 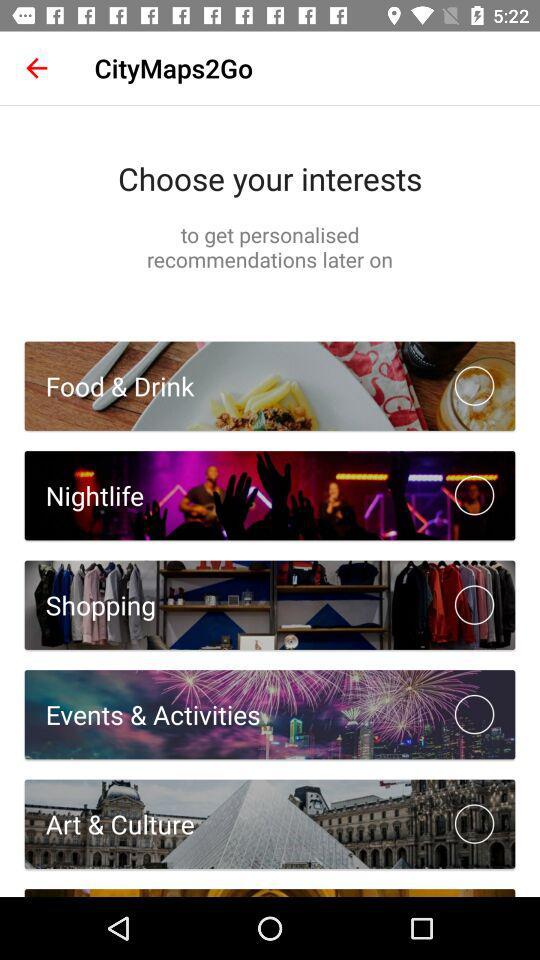 I want to click on shopping, so click(x=89, y=604).